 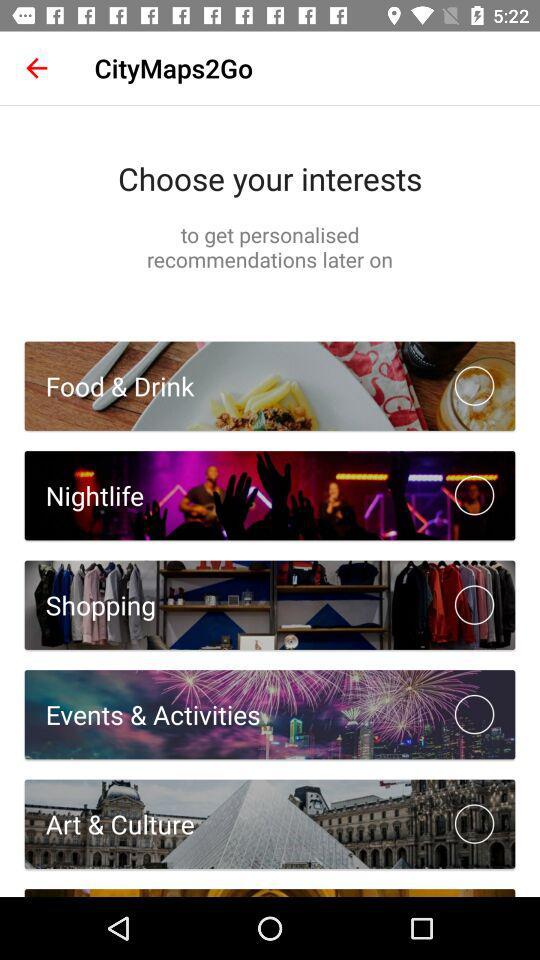 I want to click on shopping, so click(x=89, y=604).